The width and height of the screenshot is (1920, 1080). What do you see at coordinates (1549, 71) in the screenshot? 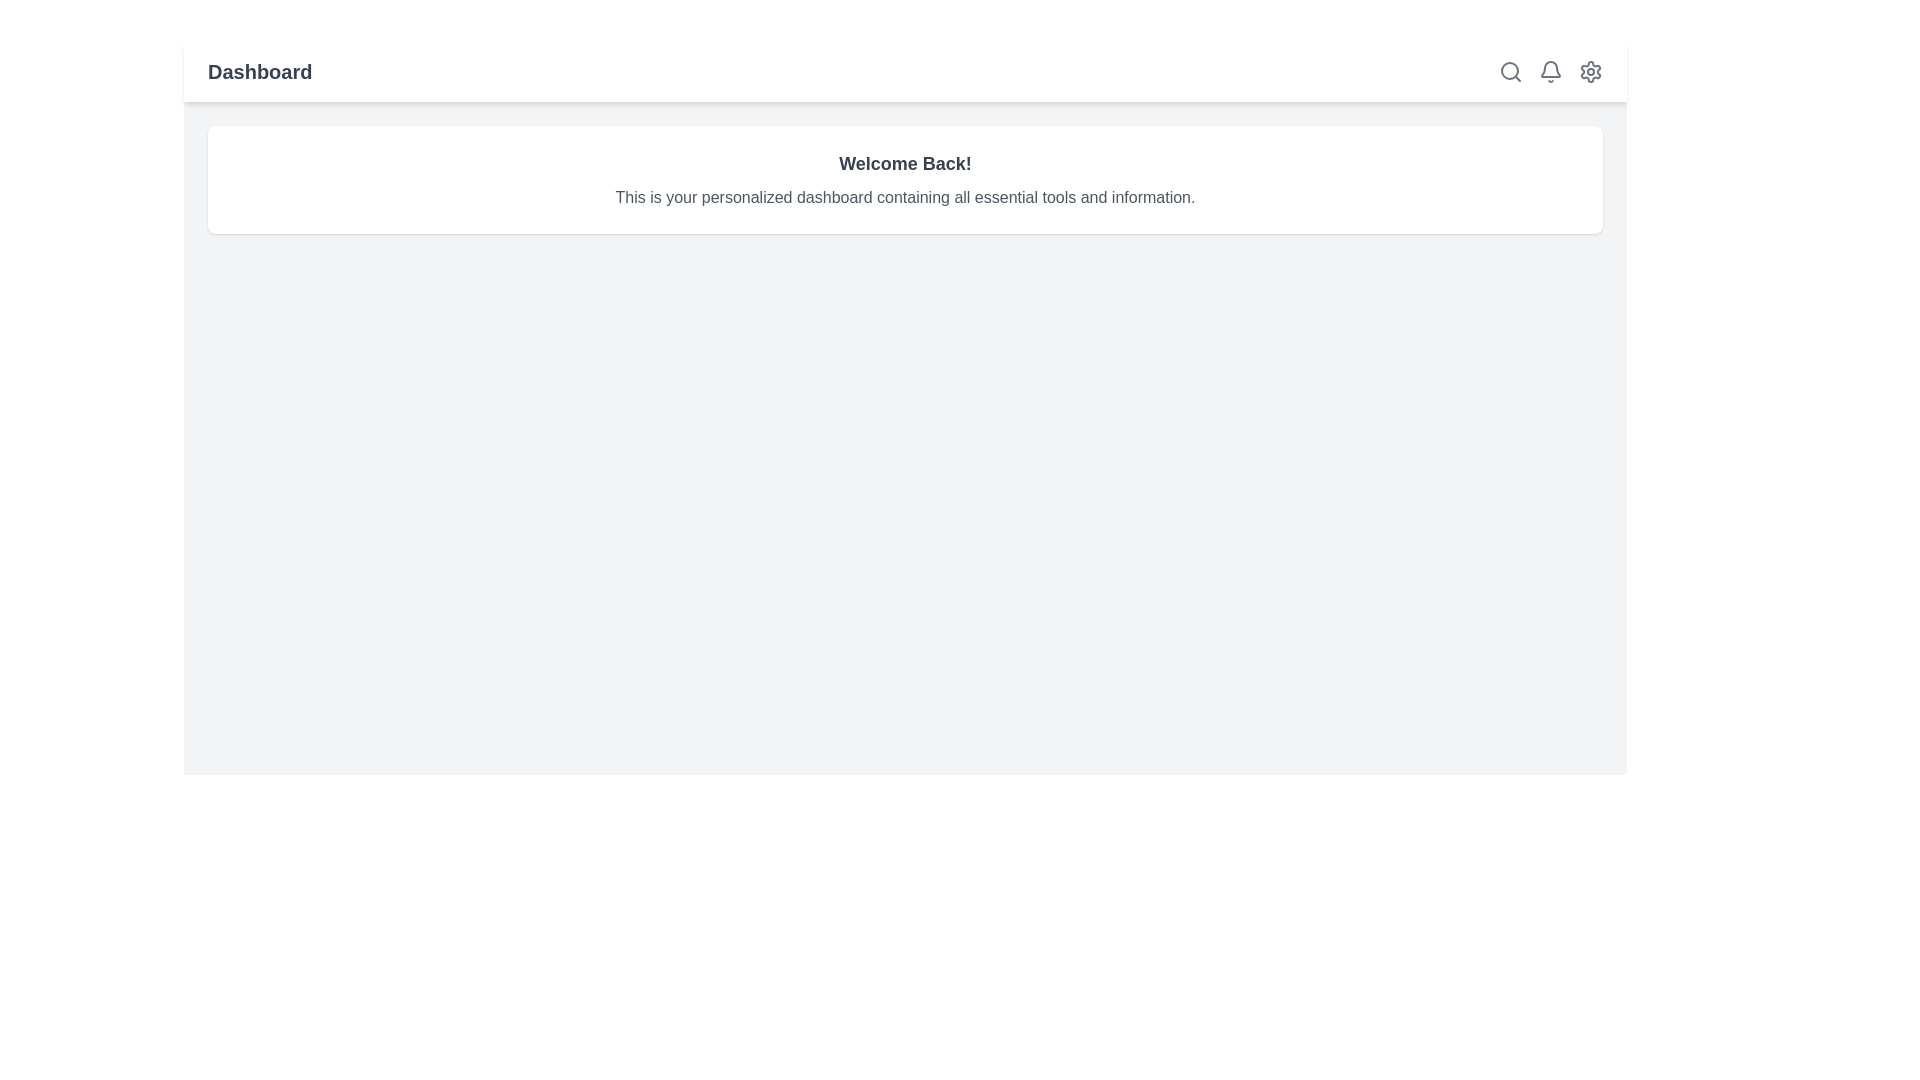
I see `the notifications icon located in the upper-right section of the interface, which is the third icon in a row following the search icon and preceding the settings icon, to trigger a tooltip` at bounding box center [1549, 71].